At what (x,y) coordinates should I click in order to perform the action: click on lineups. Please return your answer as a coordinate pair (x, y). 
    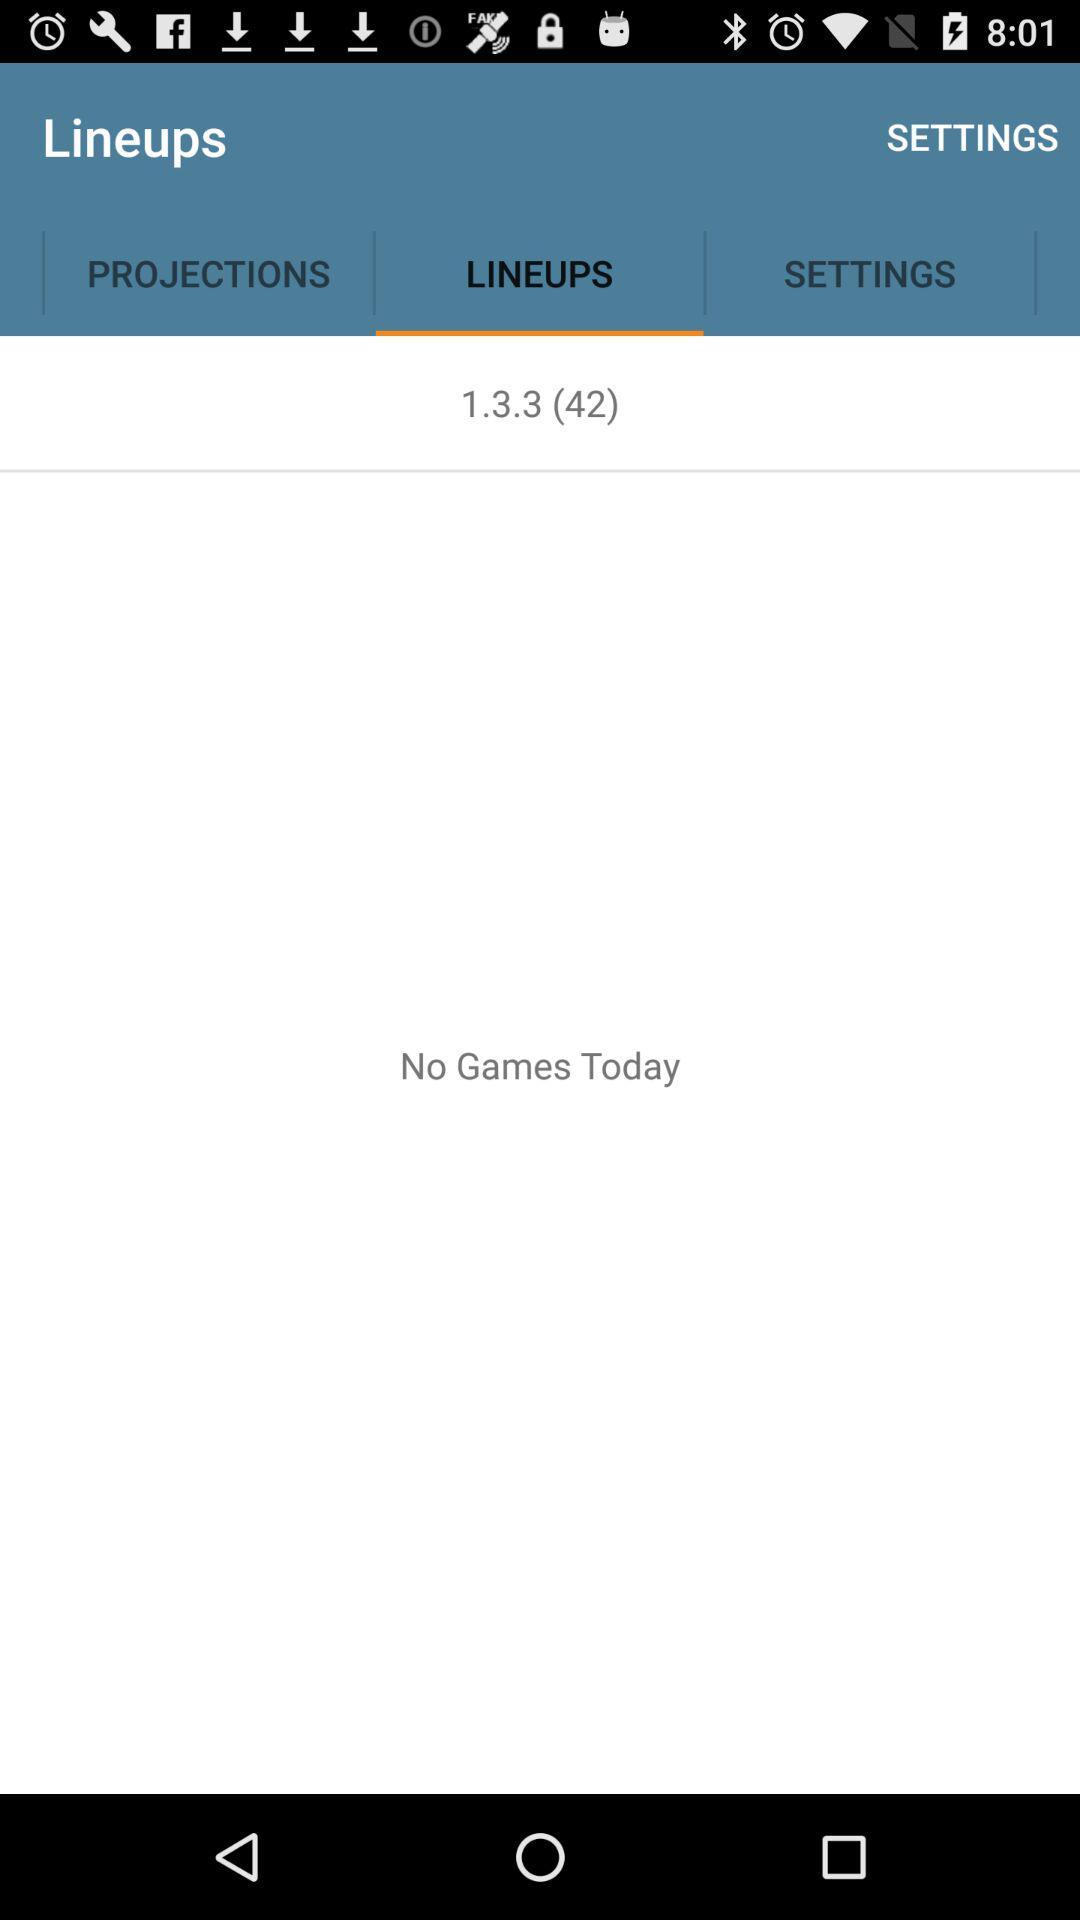
    Looking at the image, I should click on (540, 272).